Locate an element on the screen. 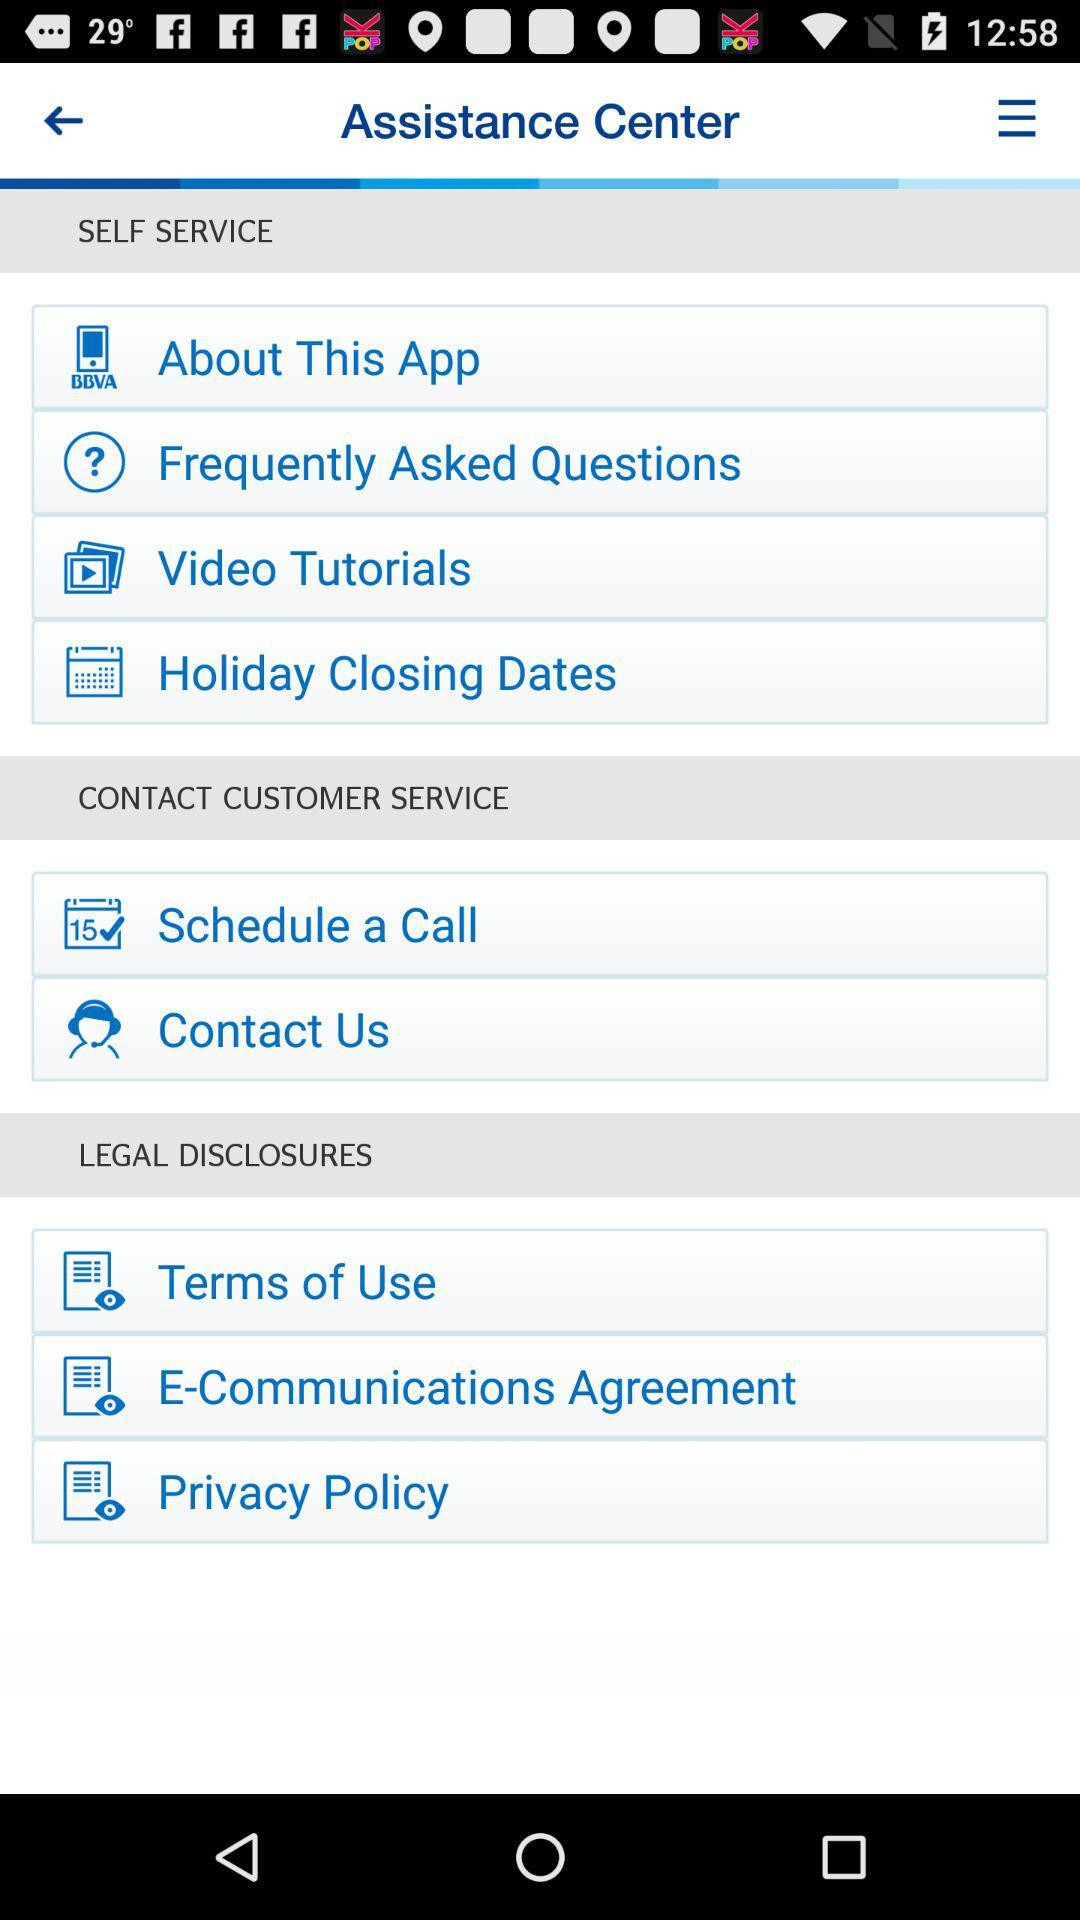 This screenshot has width=1080, height=1920. the privacy policy item is located at coordinates (540, 1491).